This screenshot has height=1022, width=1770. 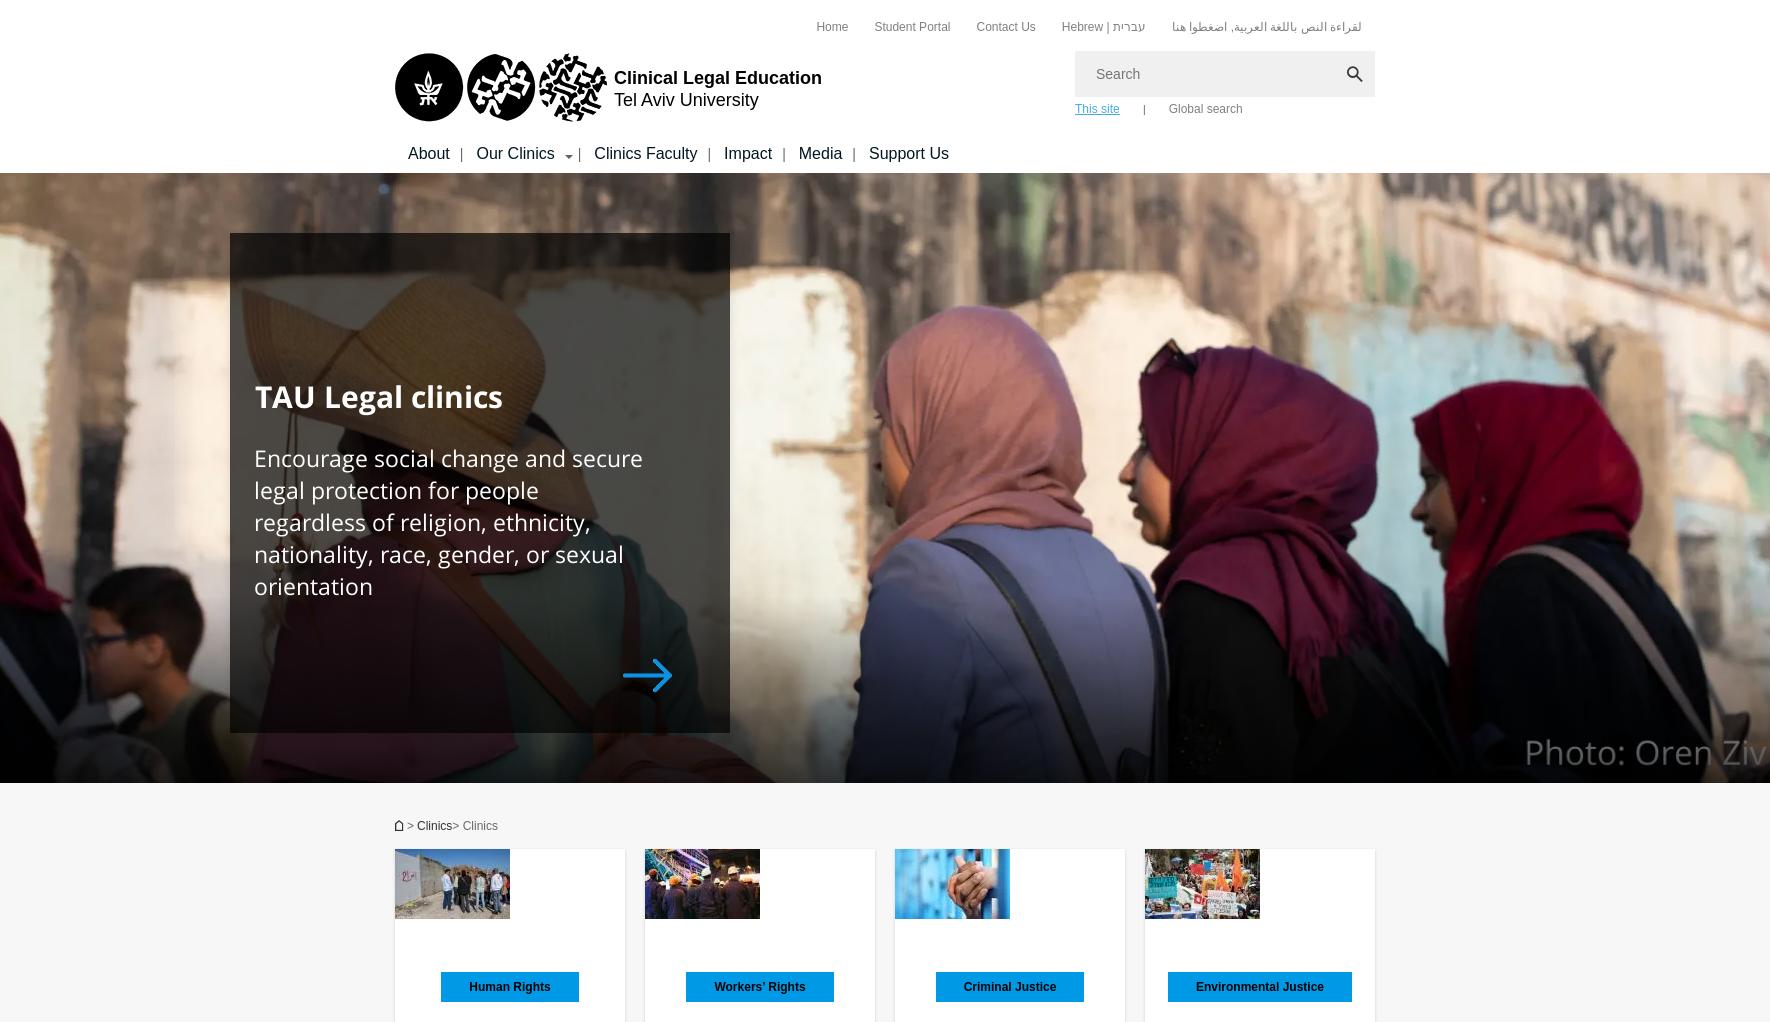 What do you see at coordinates (962, 987) in the screenshot?
I see `'Criminal Justice'` at bounding box center [962, 987].